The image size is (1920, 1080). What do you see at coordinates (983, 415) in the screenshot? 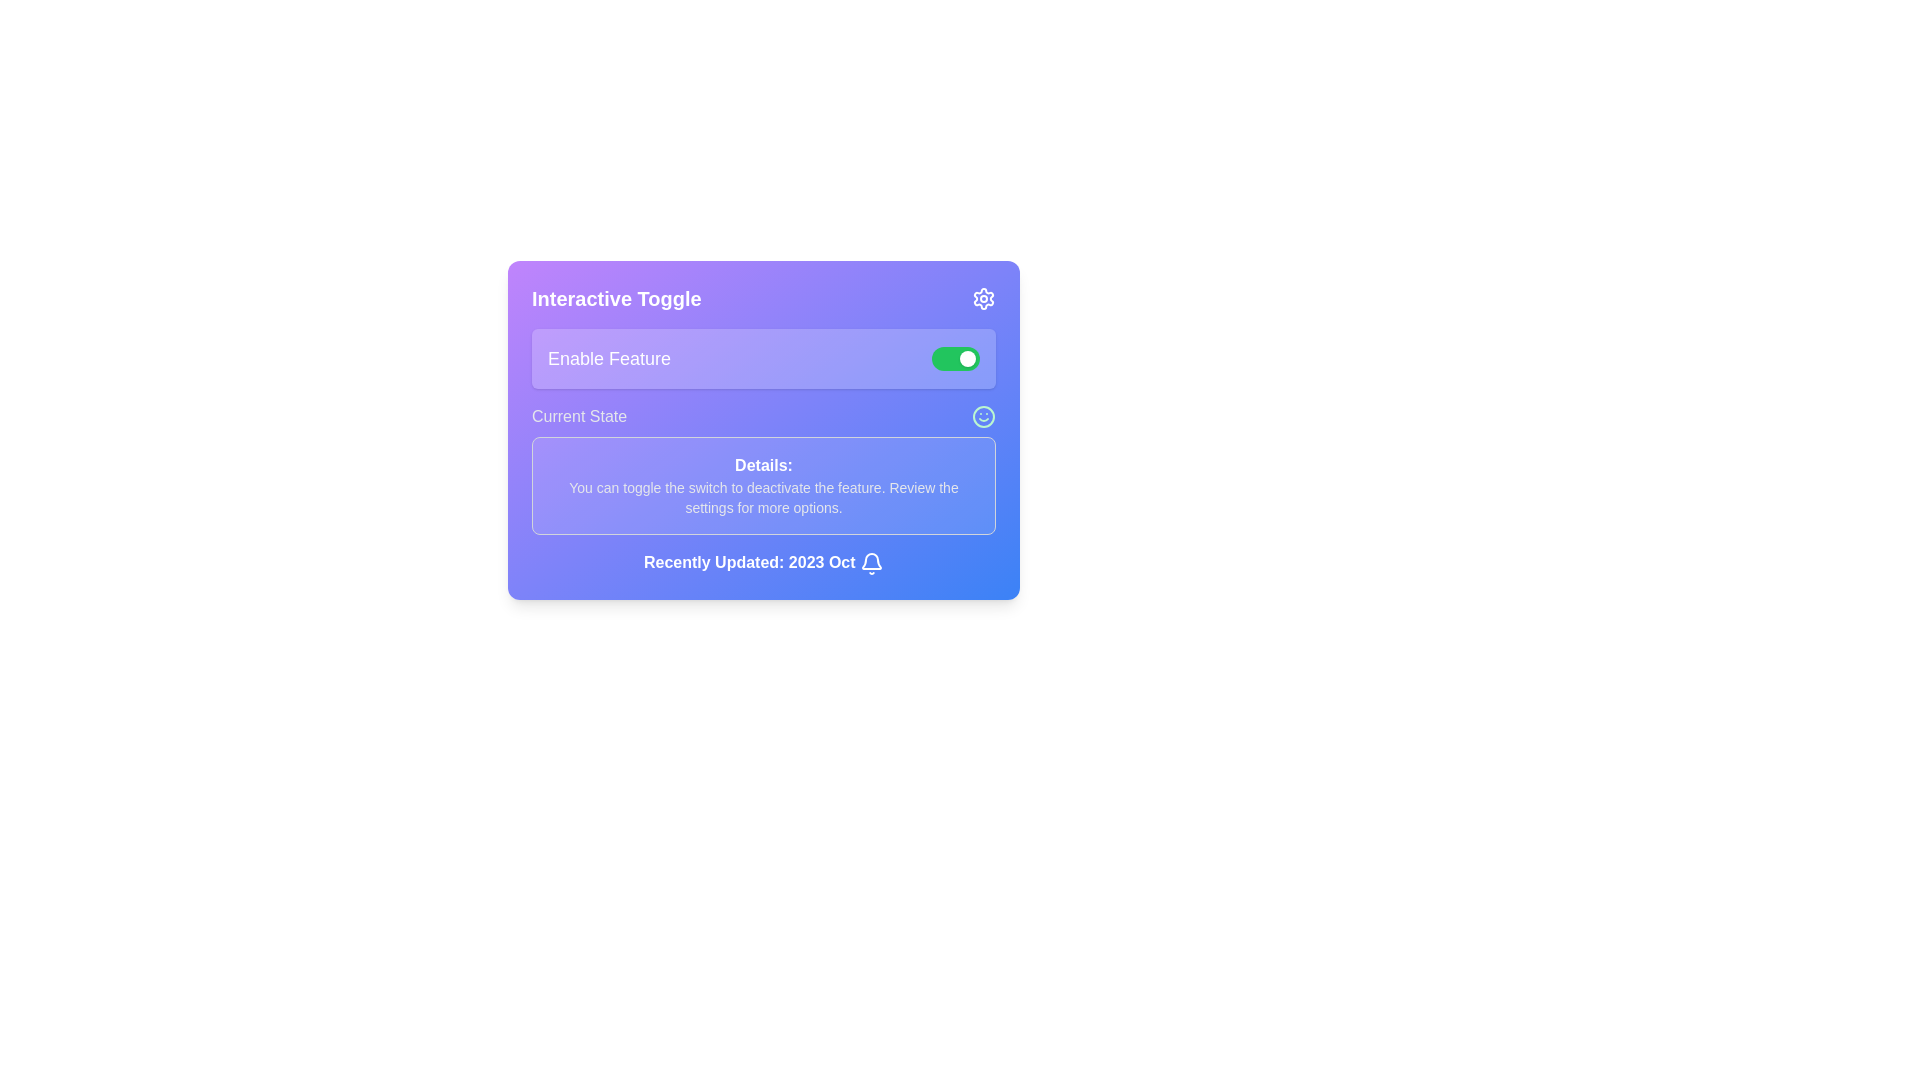
I see `the smiley icon located at the top-right of the 'Current State' section, which represents a positive or active state` at bounding box center [983, 415].